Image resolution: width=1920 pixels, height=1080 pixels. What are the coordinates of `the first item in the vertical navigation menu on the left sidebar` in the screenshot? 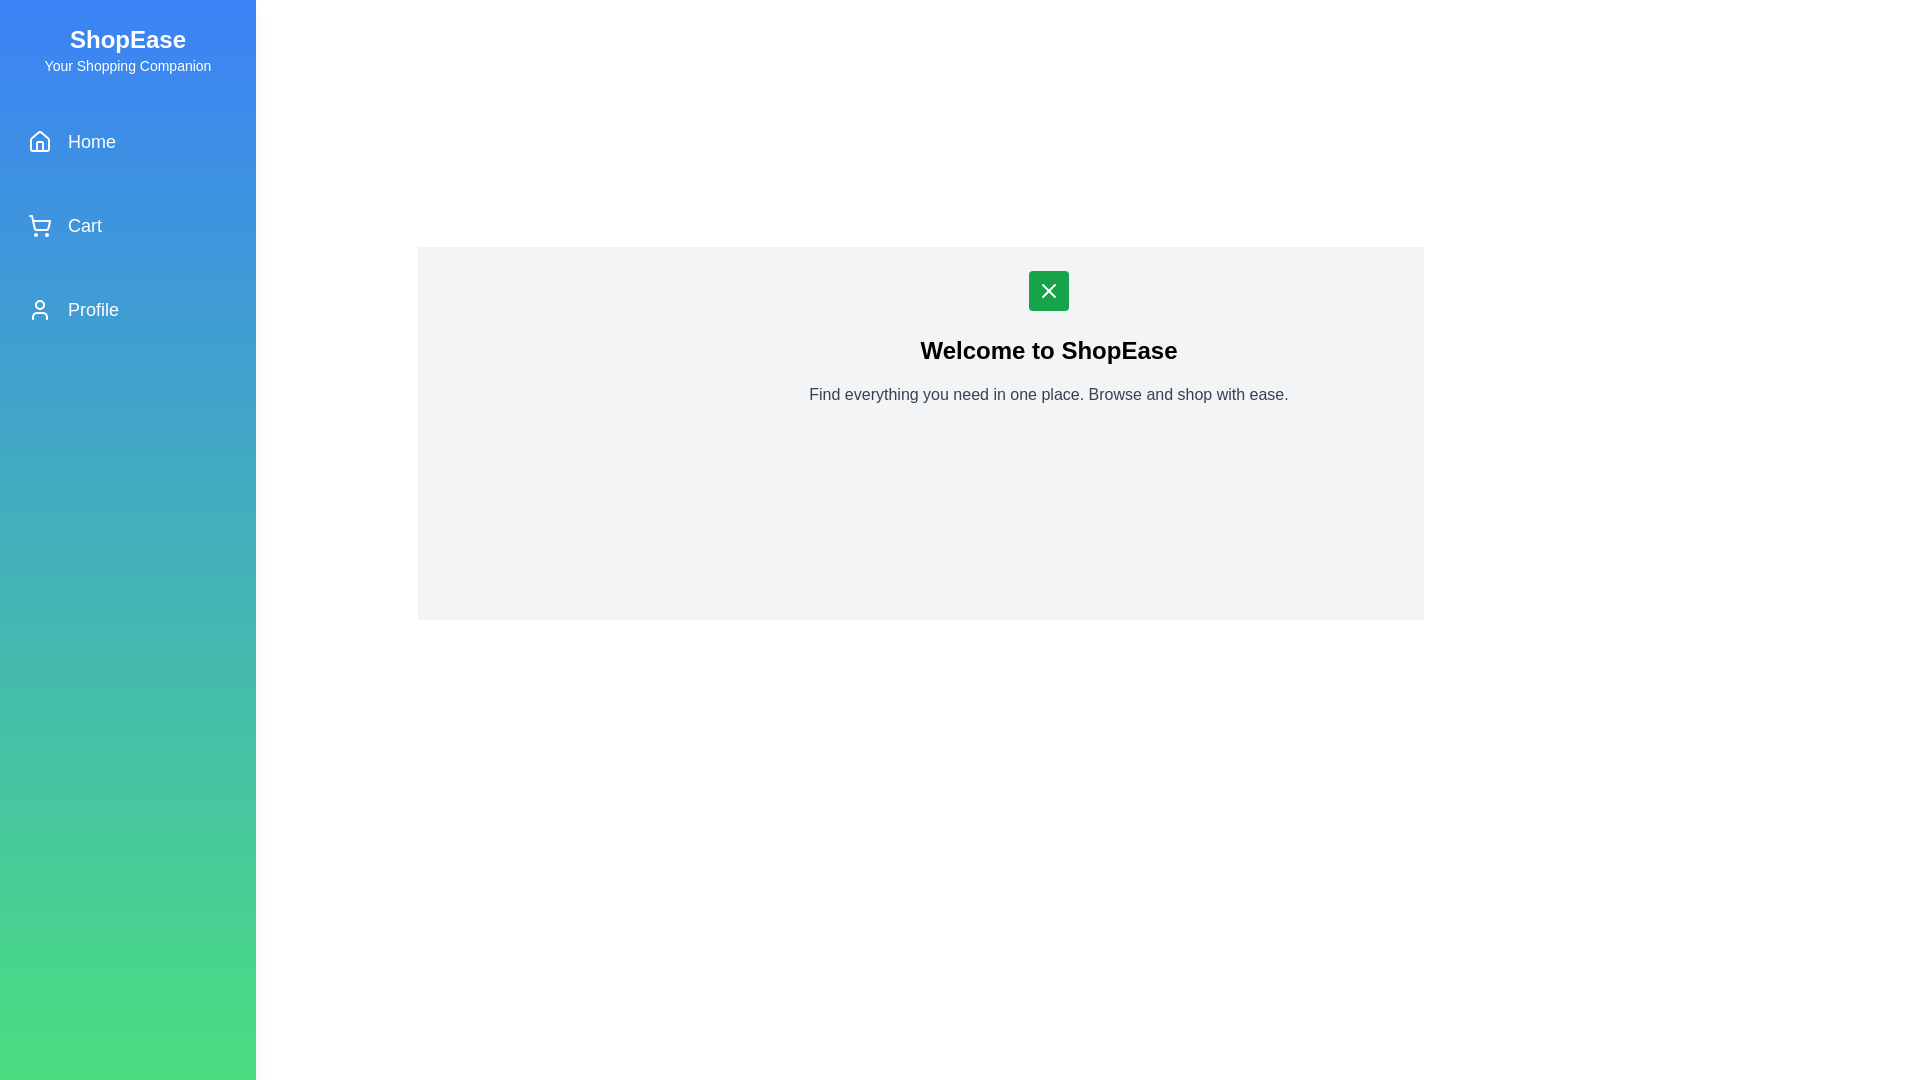 It's located at (127, 141).